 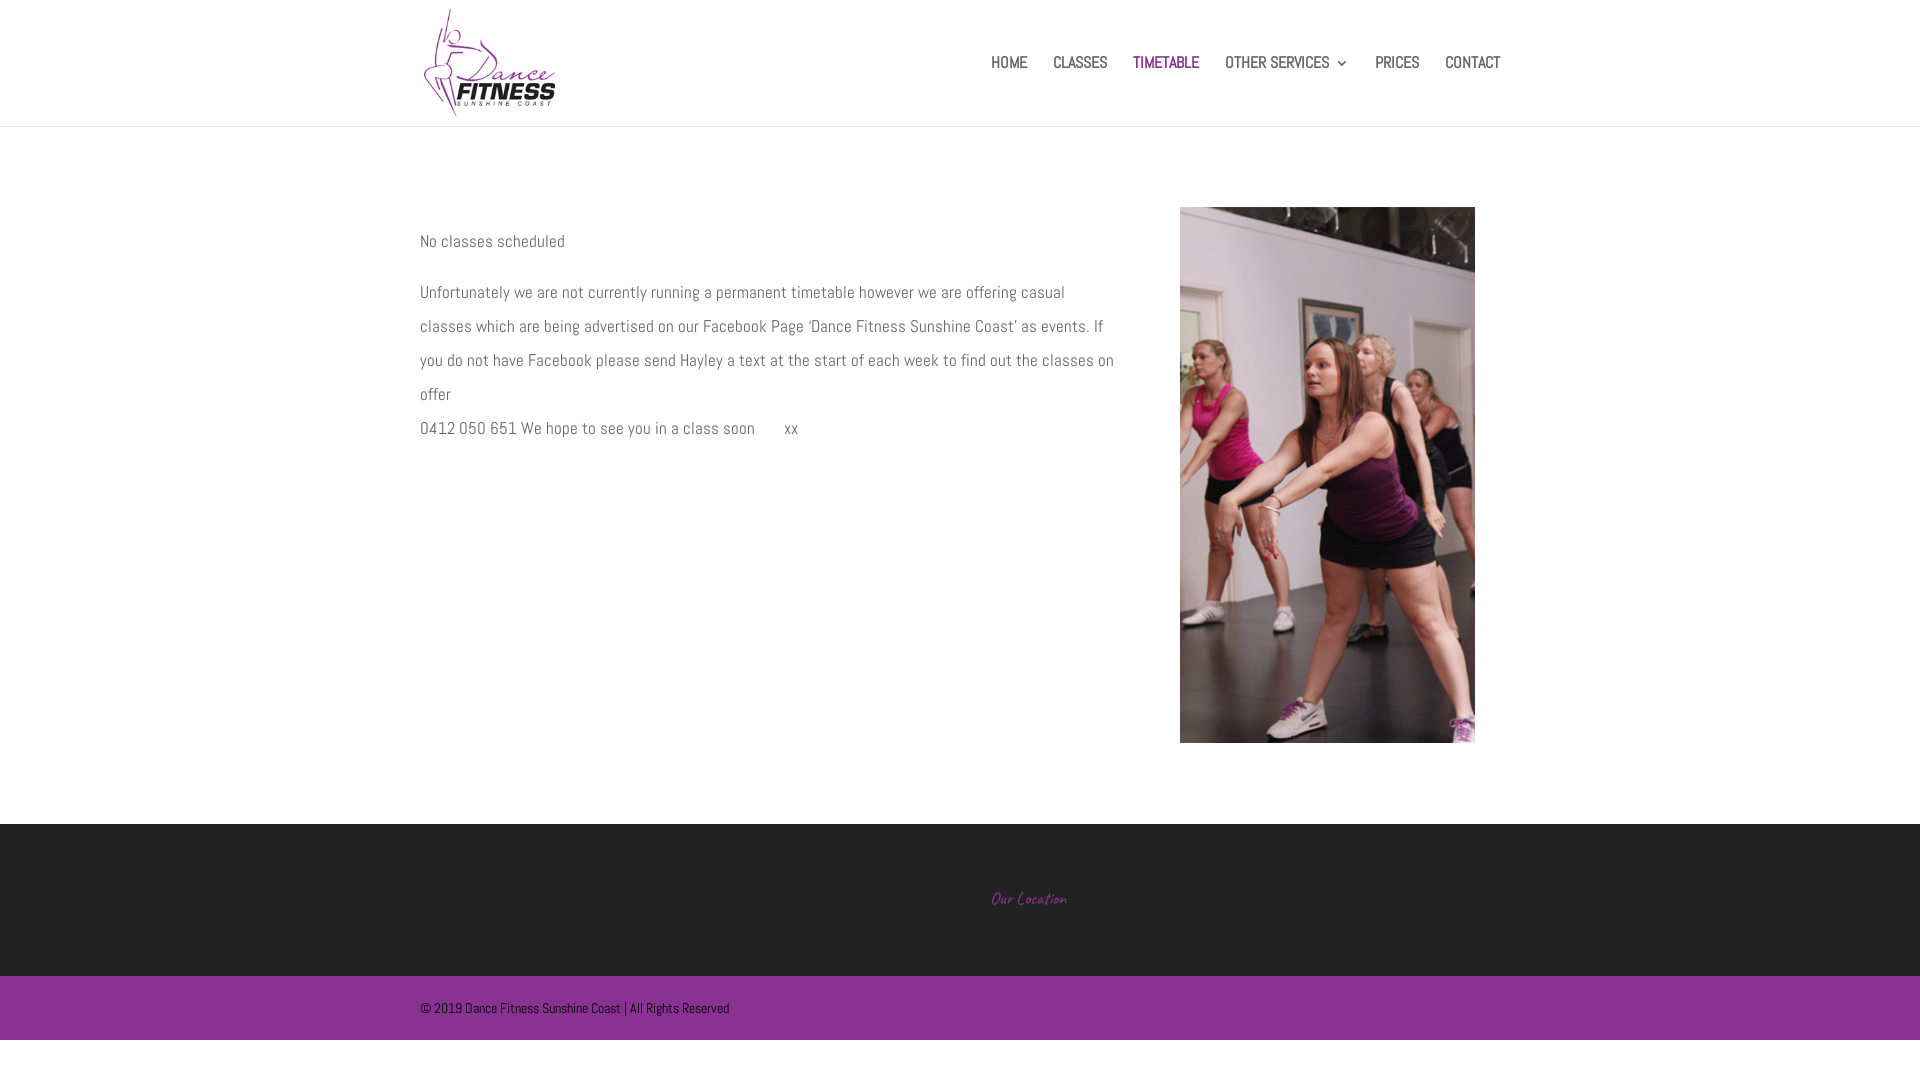 I want to click on 'PRICES', so click(x=1373, y=91).